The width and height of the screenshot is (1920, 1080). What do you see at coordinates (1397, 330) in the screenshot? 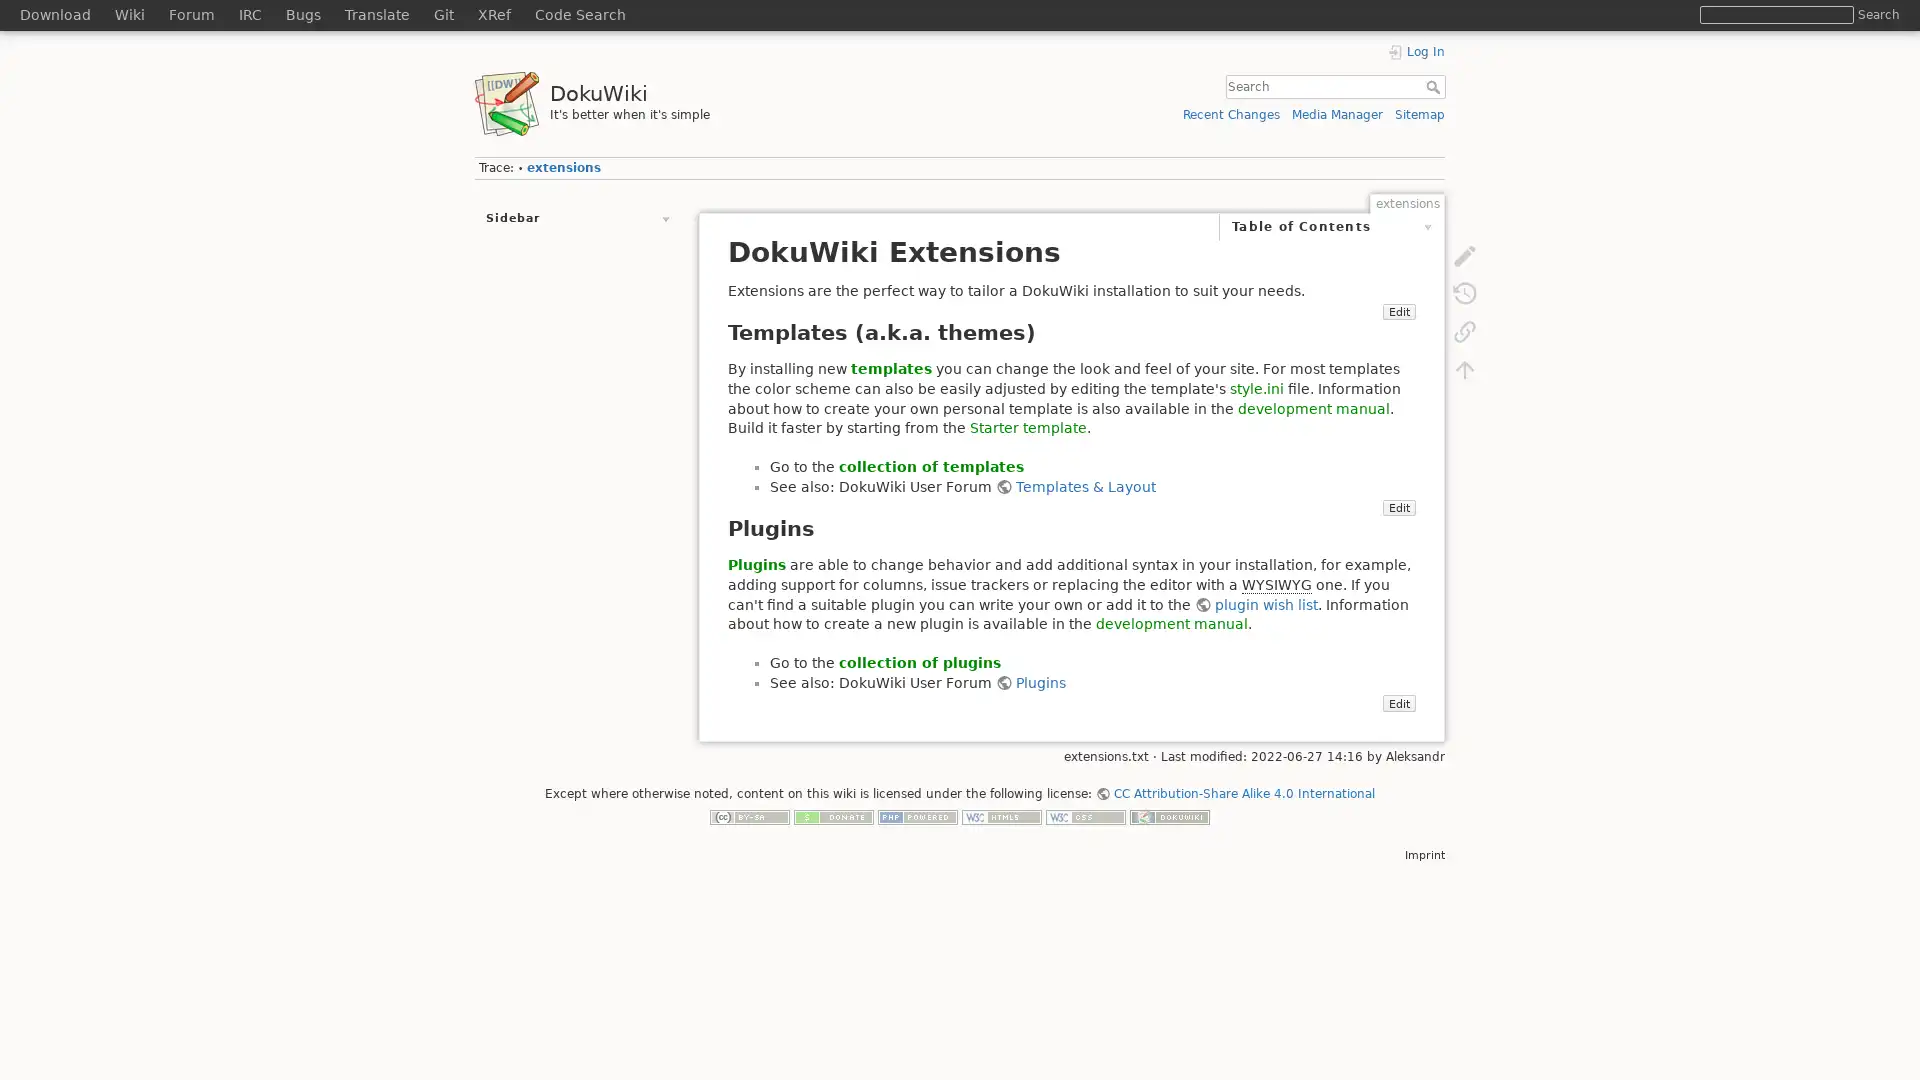
I see `Edit` at bounding box center [1397, 330].